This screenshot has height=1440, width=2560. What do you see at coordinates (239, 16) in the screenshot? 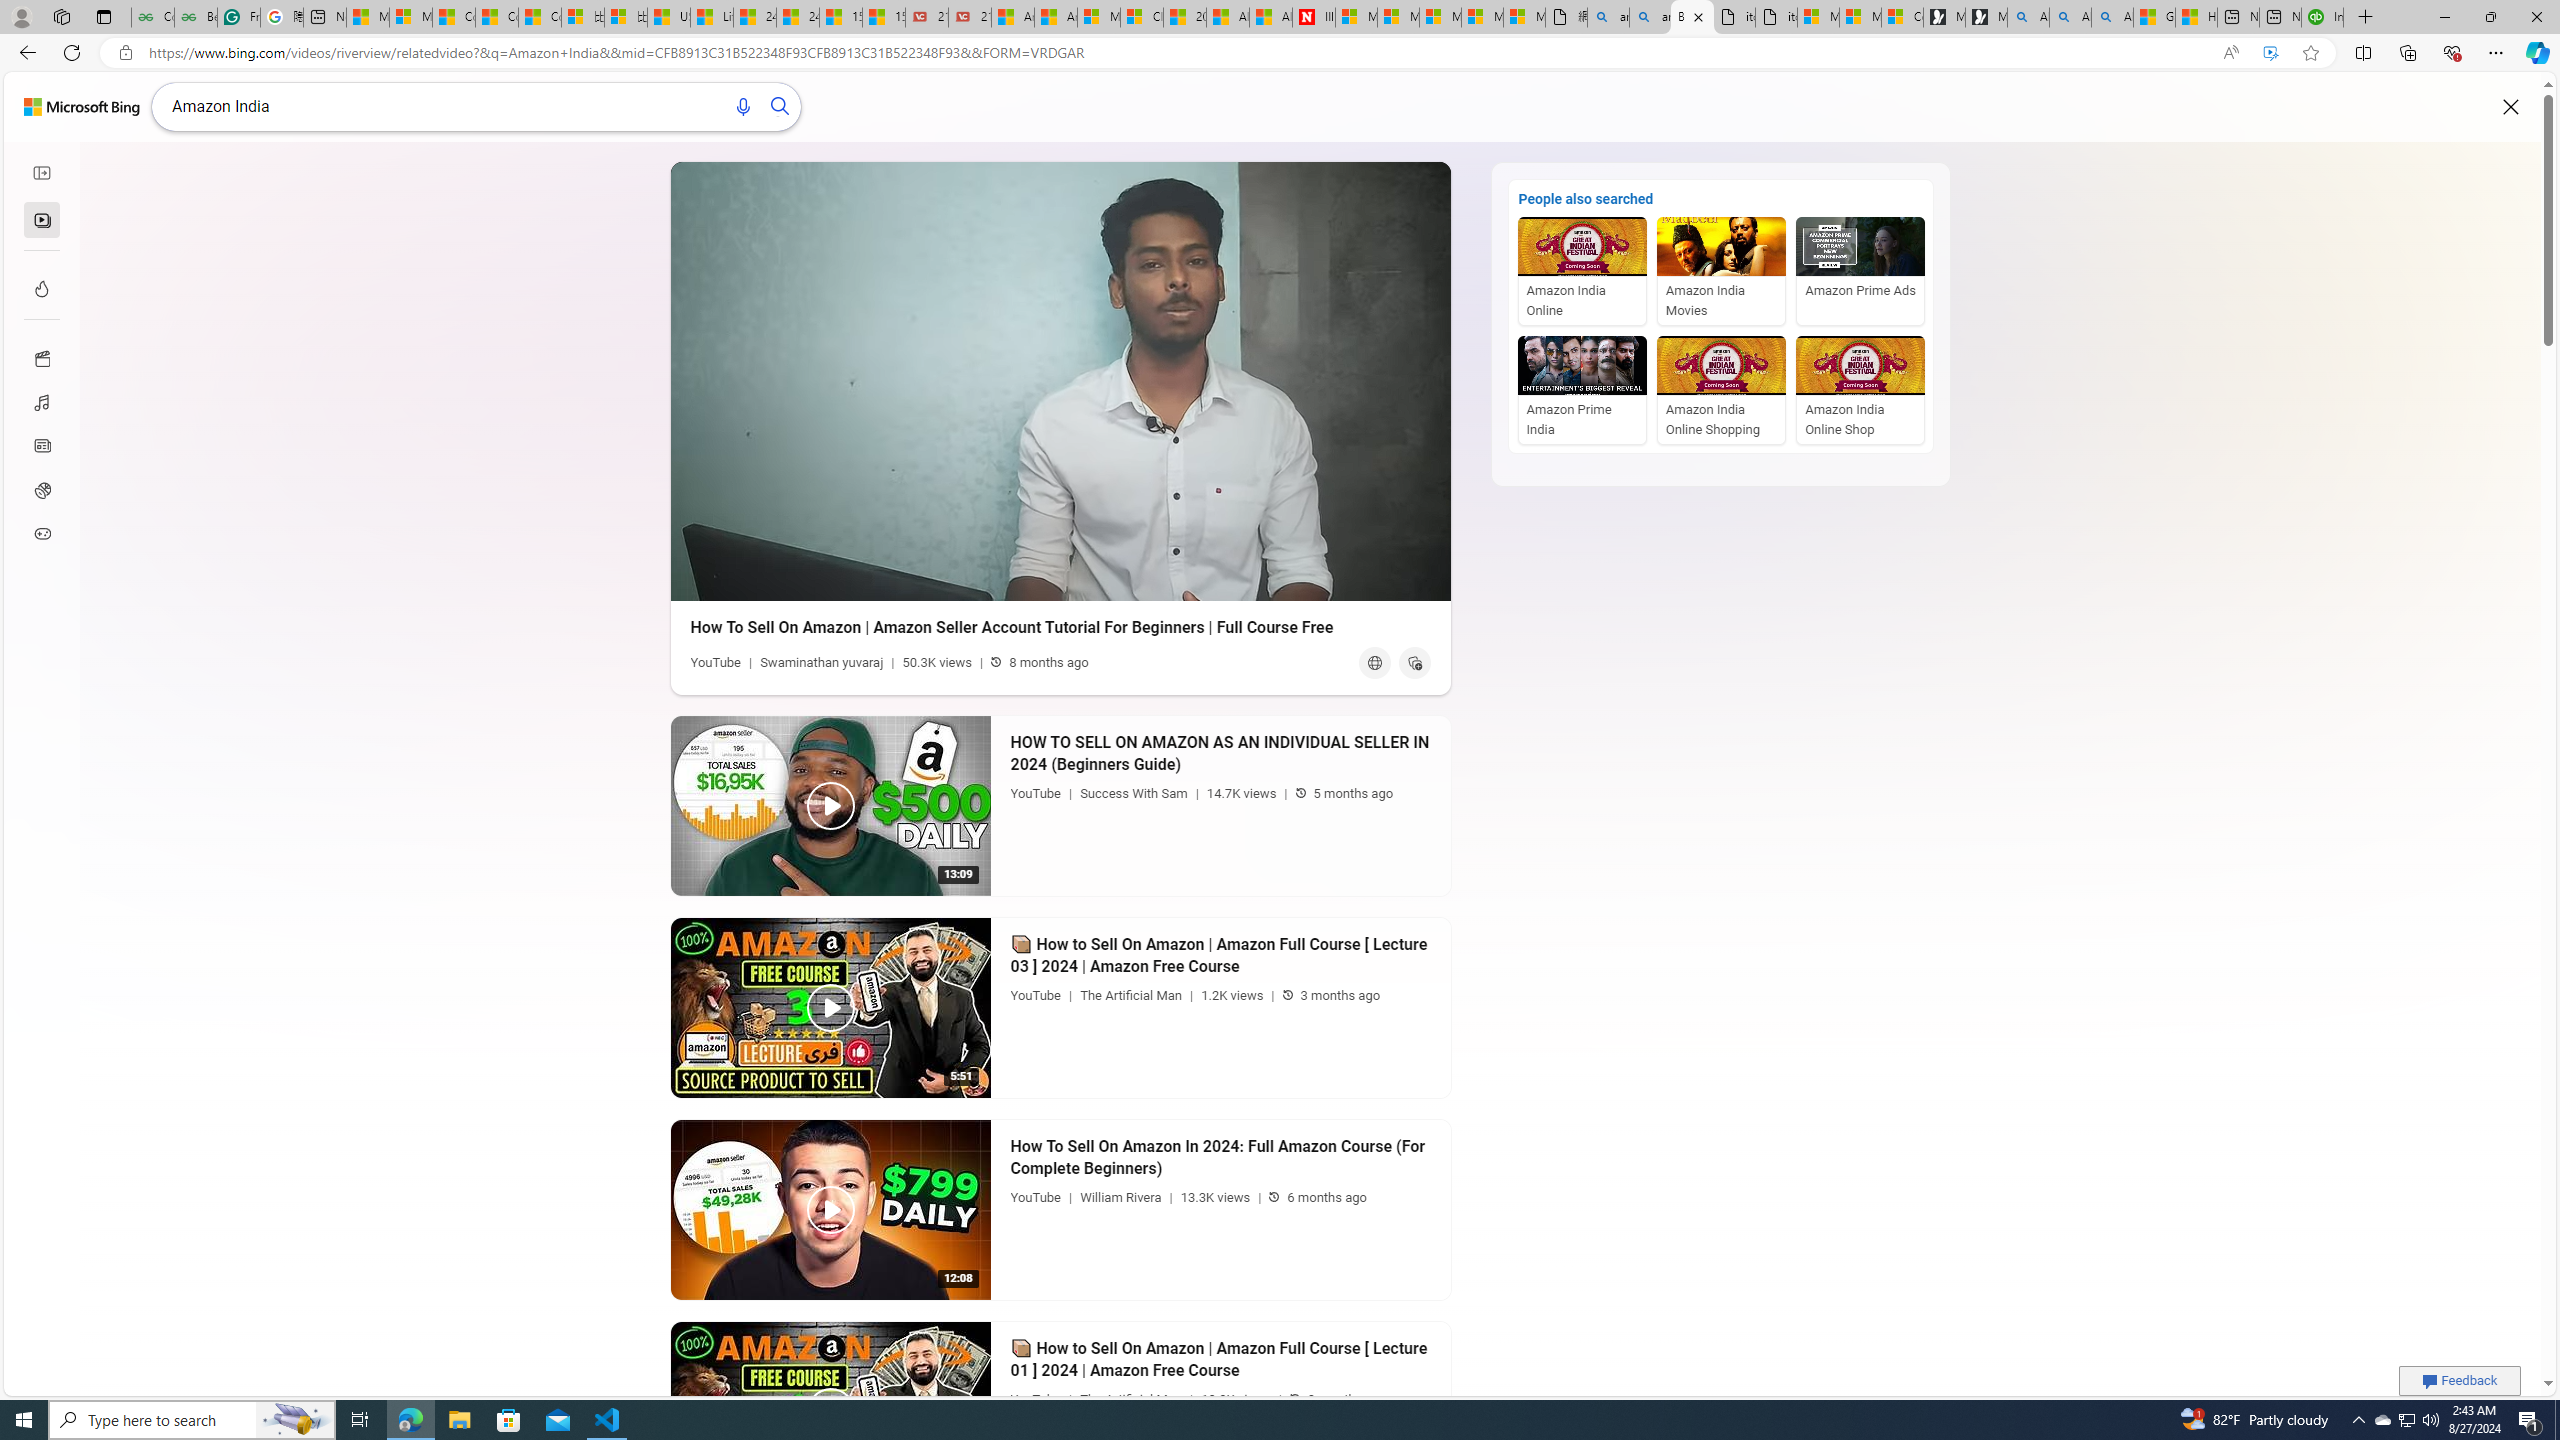
I see `'Free AI Writing Assistance for Students | Grammarly'` at bounding box center [239, 16].